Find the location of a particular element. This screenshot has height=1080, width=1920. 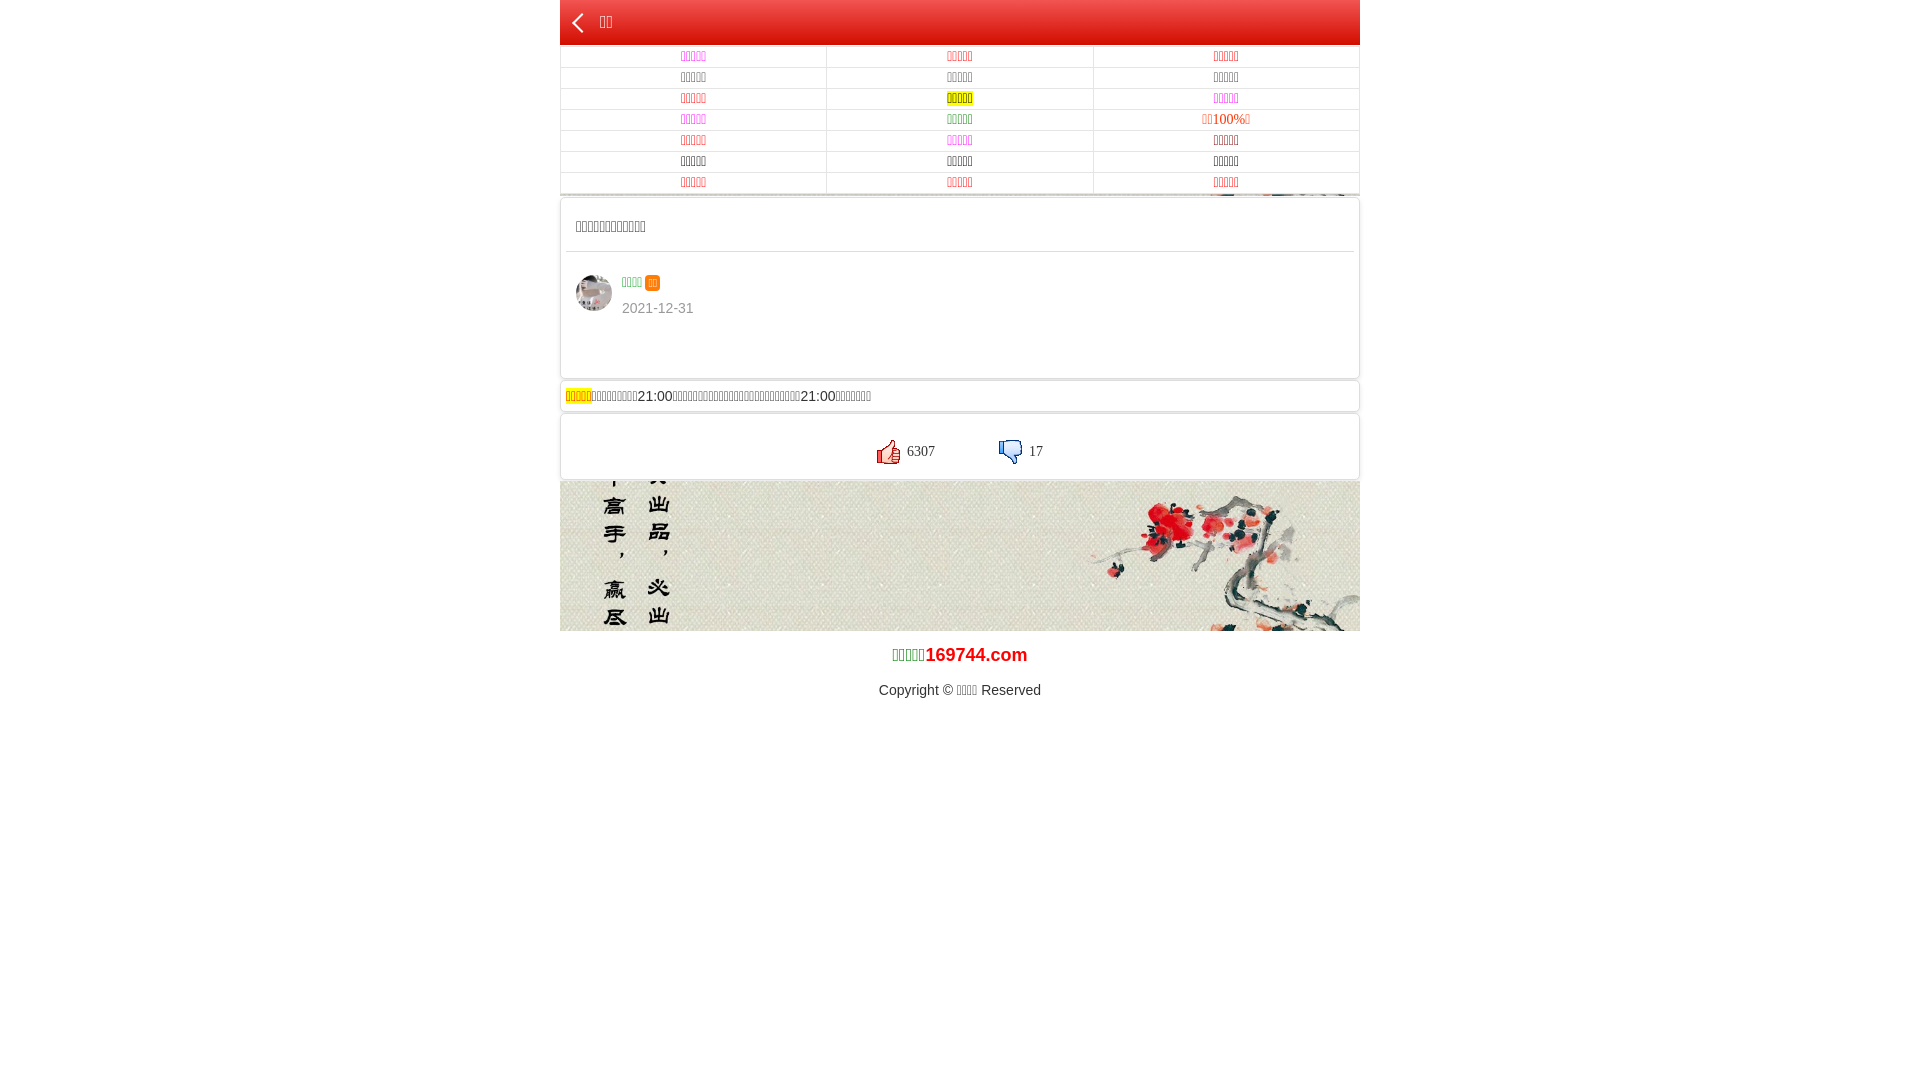

'6307' is located at coordinates (905, 451).